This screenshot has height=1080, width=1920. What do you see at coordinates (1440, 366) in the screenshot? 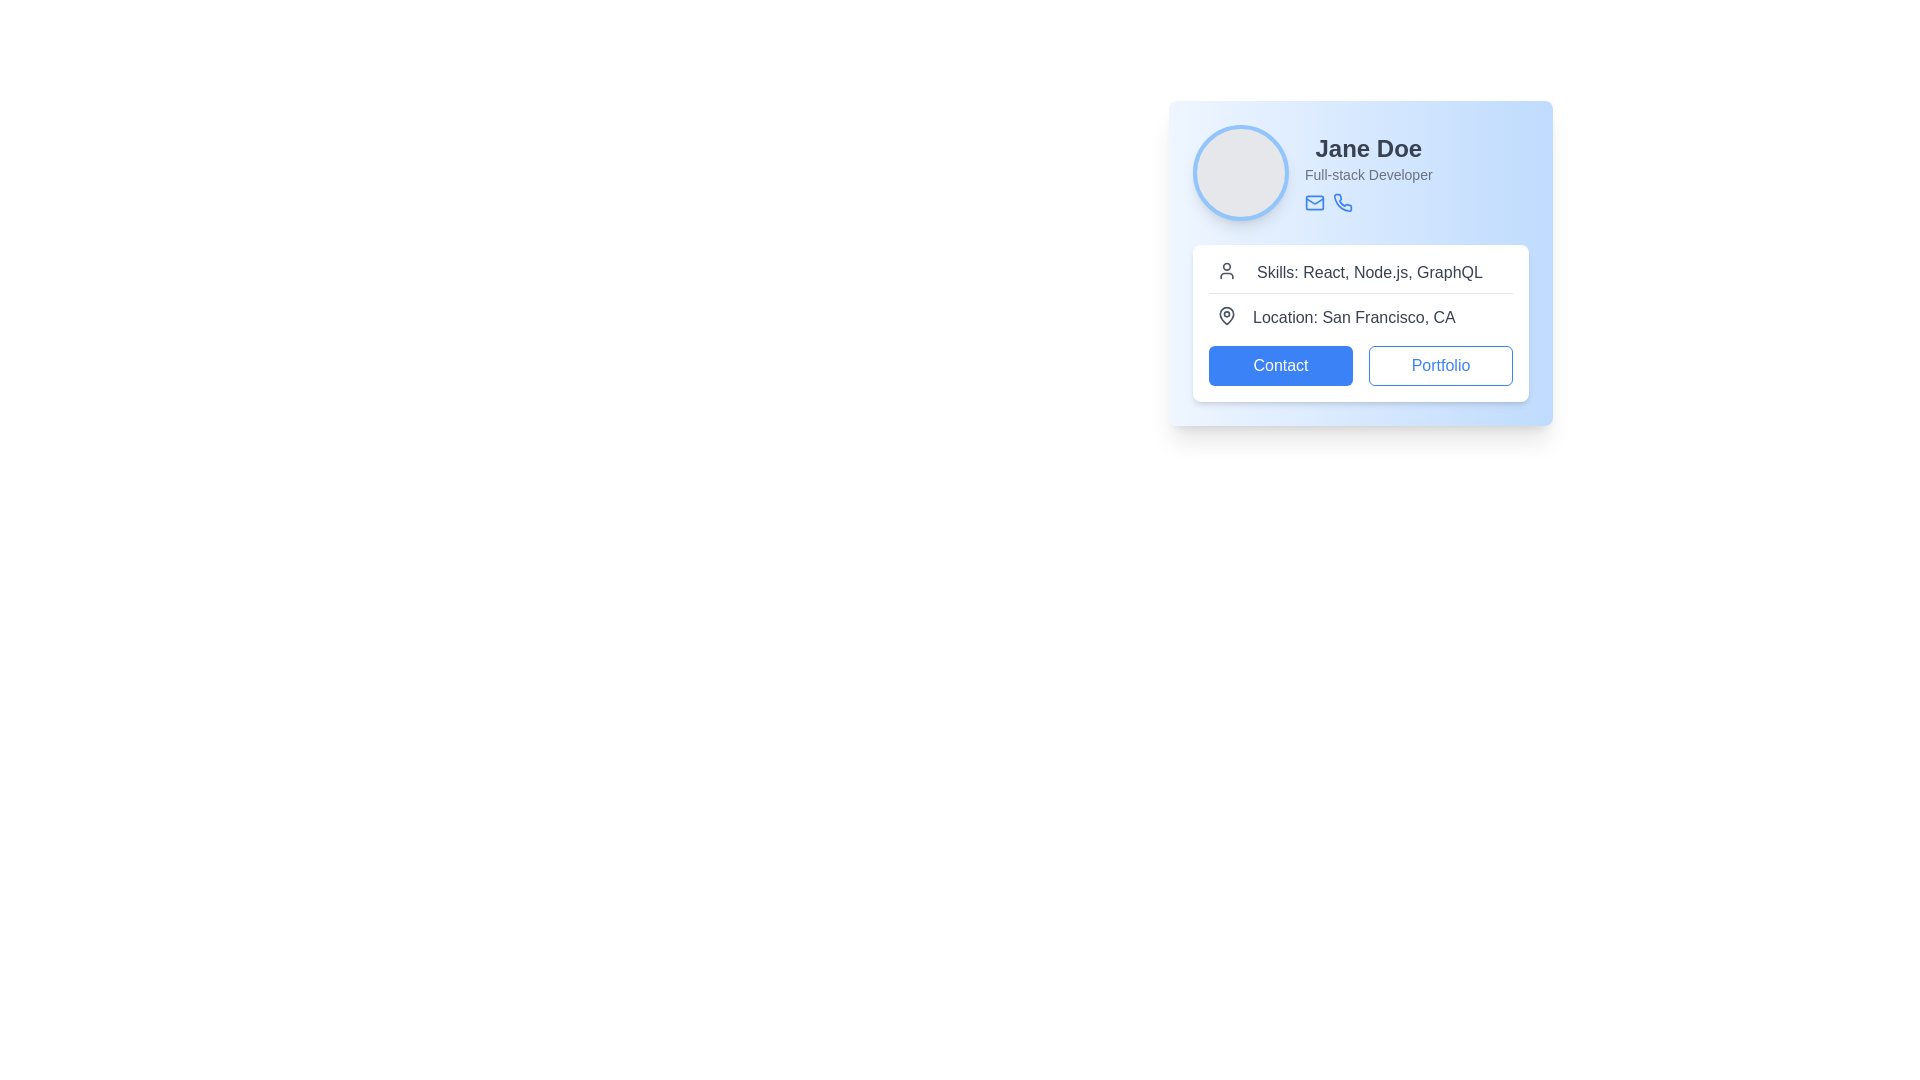
I see `the 'Portfolio' button, which is the second button in a horizontal layout, located to the right of the 'Contact' button within the lower portion of a profile card structure` at bounding box center [1440, 366].